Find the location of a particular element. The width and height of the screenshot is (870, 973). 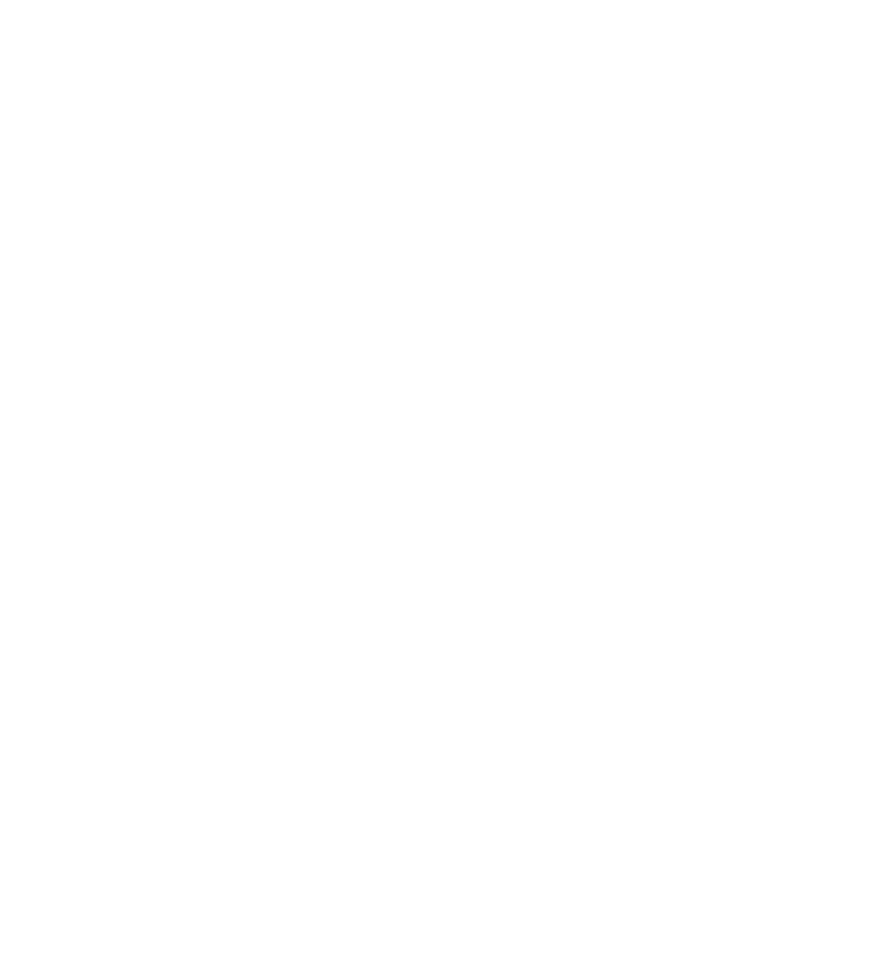

'Austrian Audio’s new MiCreator Studio pocket recording system eyes musicians and content creators.' is located at coordinates (364, 947).